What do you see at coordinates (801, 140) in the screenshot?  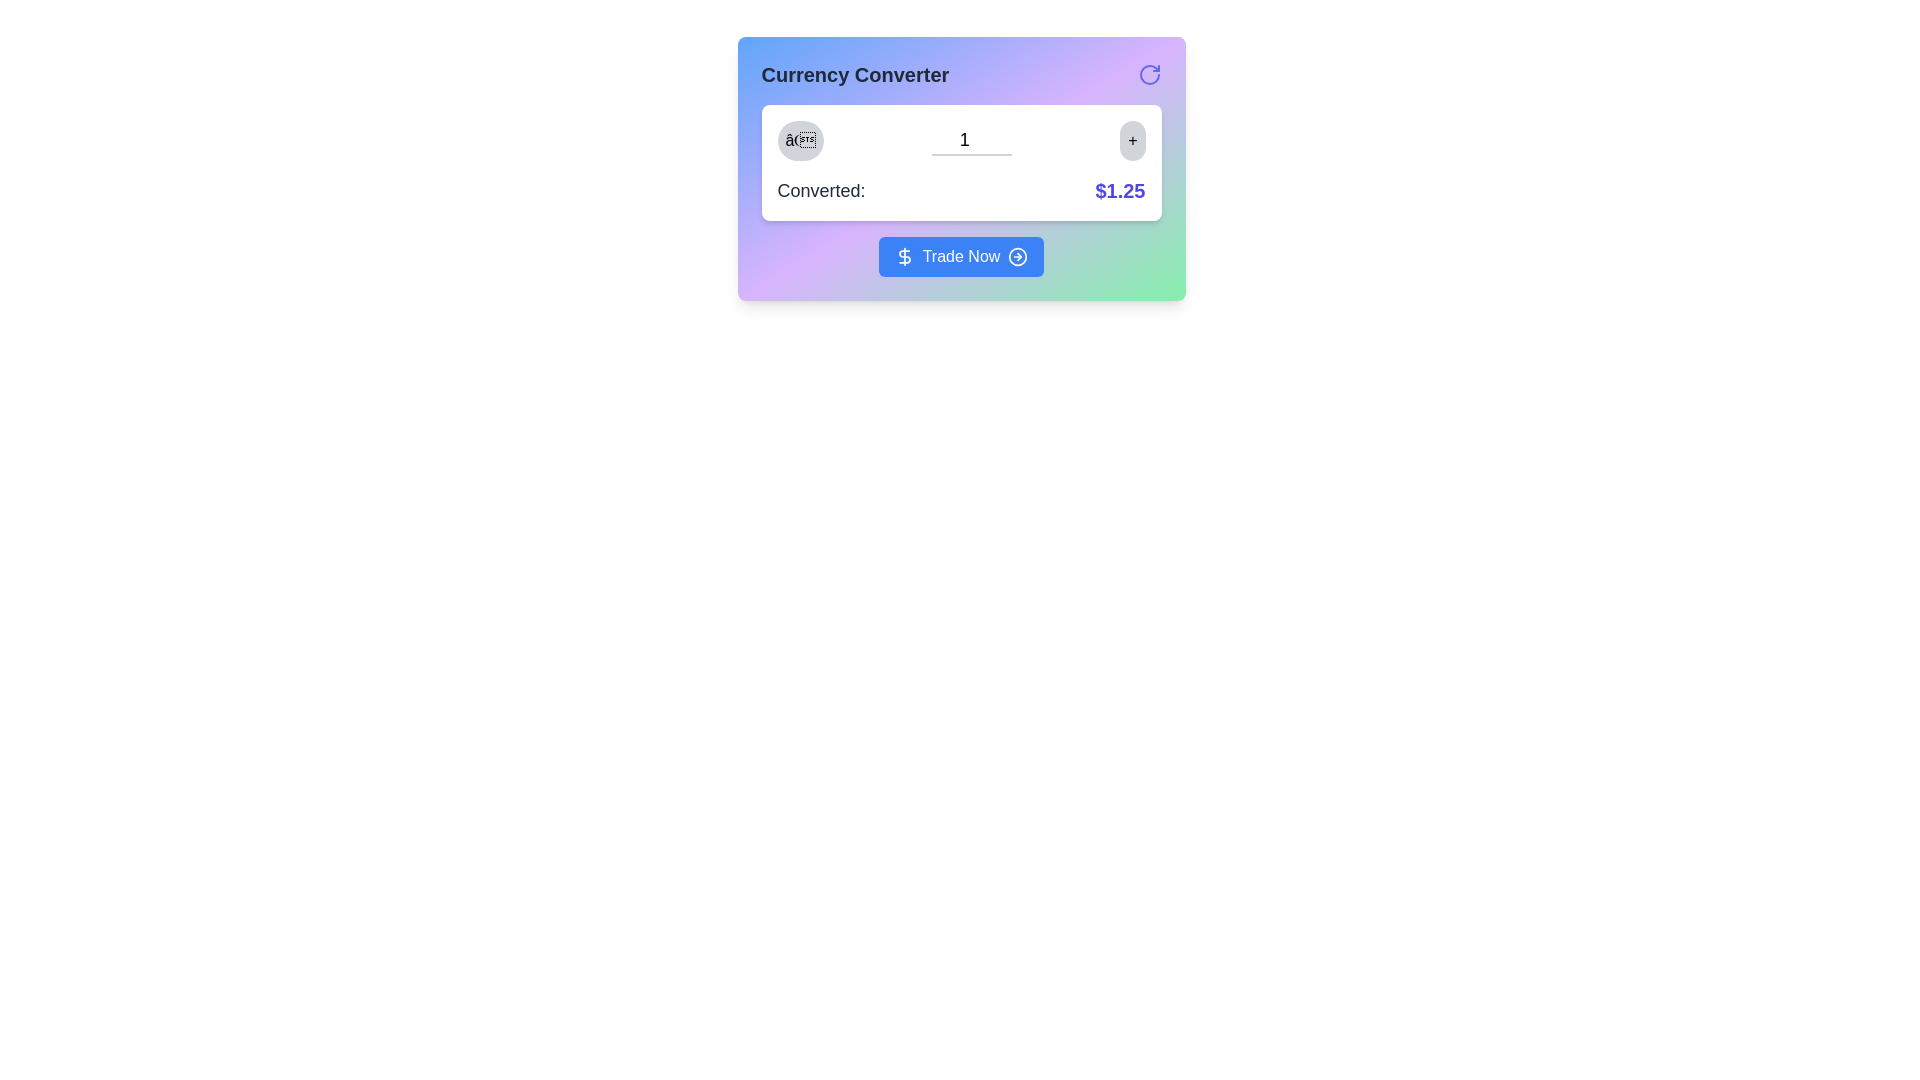 I see `the decrement button located on the leftmost side of the row in the 'Currency Converter' card interface` at bounding box center [801, 140].